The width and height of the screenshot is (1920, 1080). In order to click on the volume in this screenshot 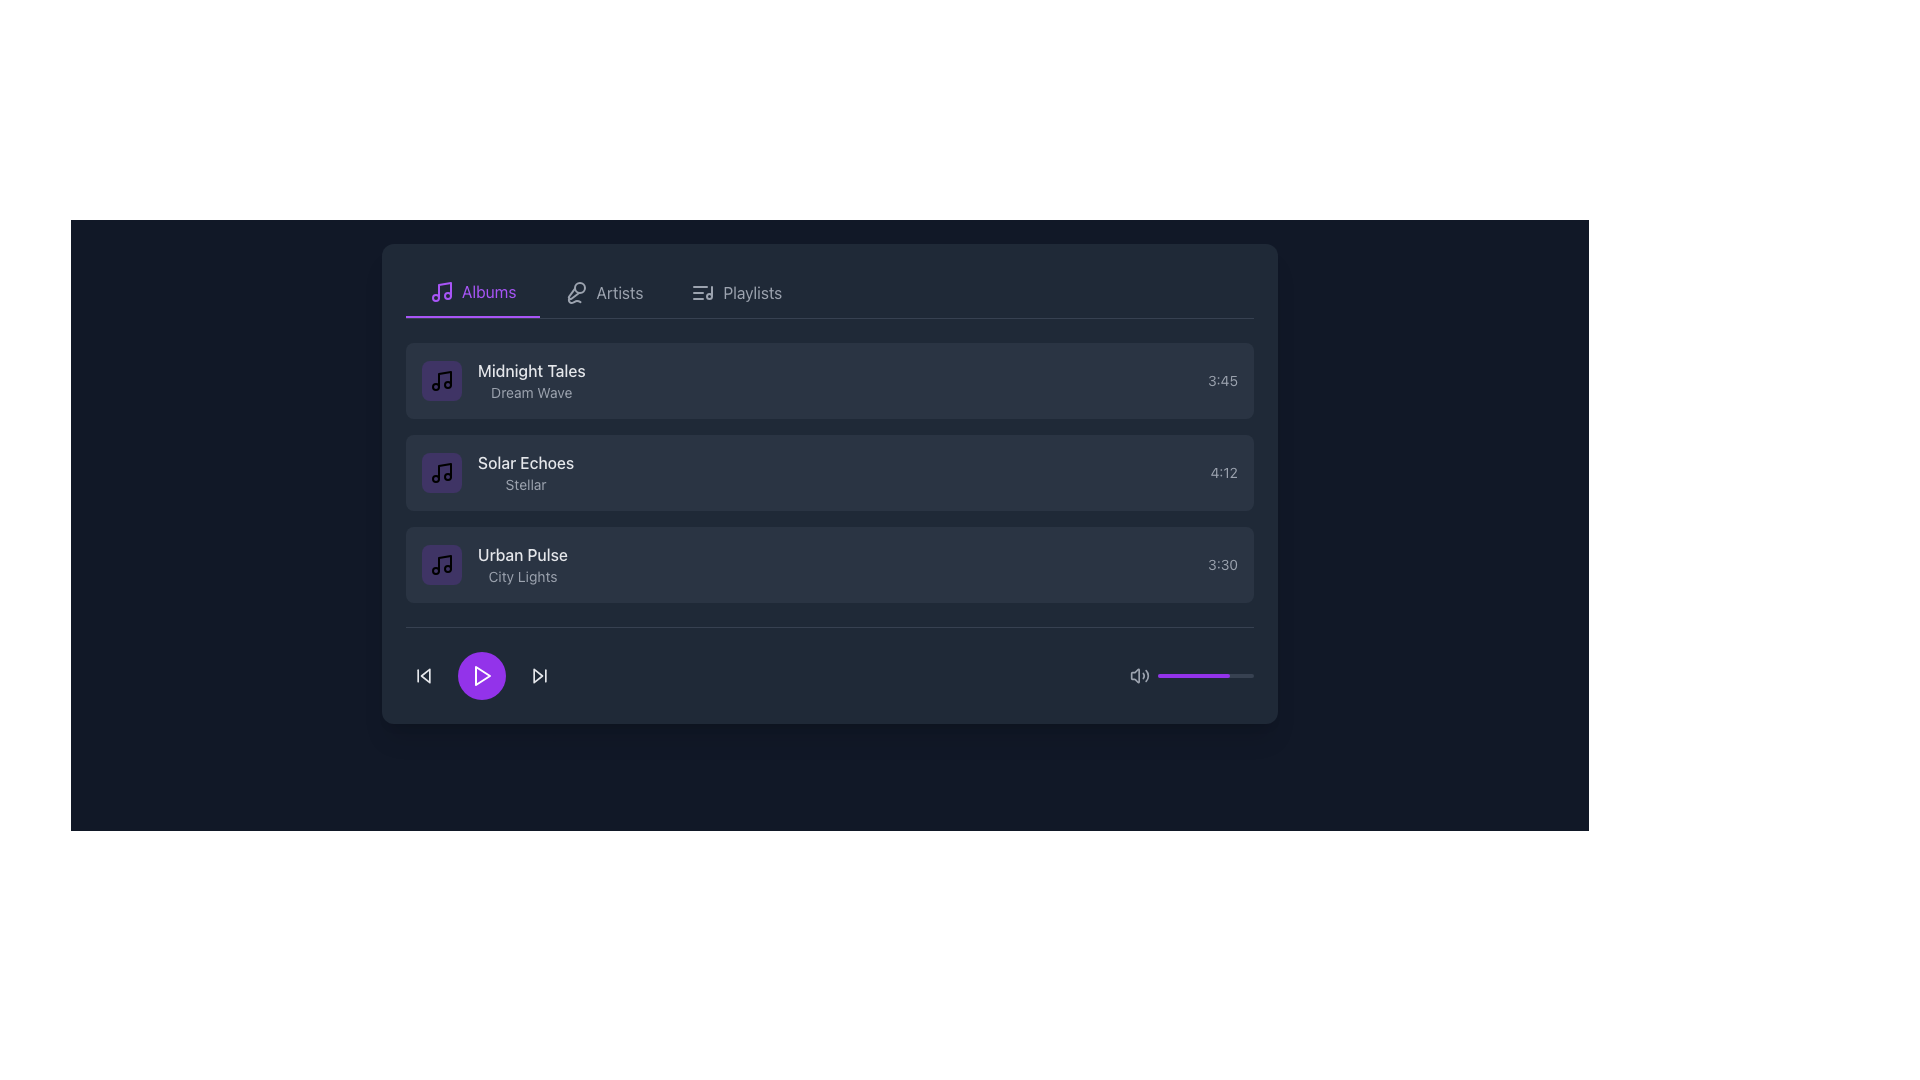, I will do `click(1191, 675)`.